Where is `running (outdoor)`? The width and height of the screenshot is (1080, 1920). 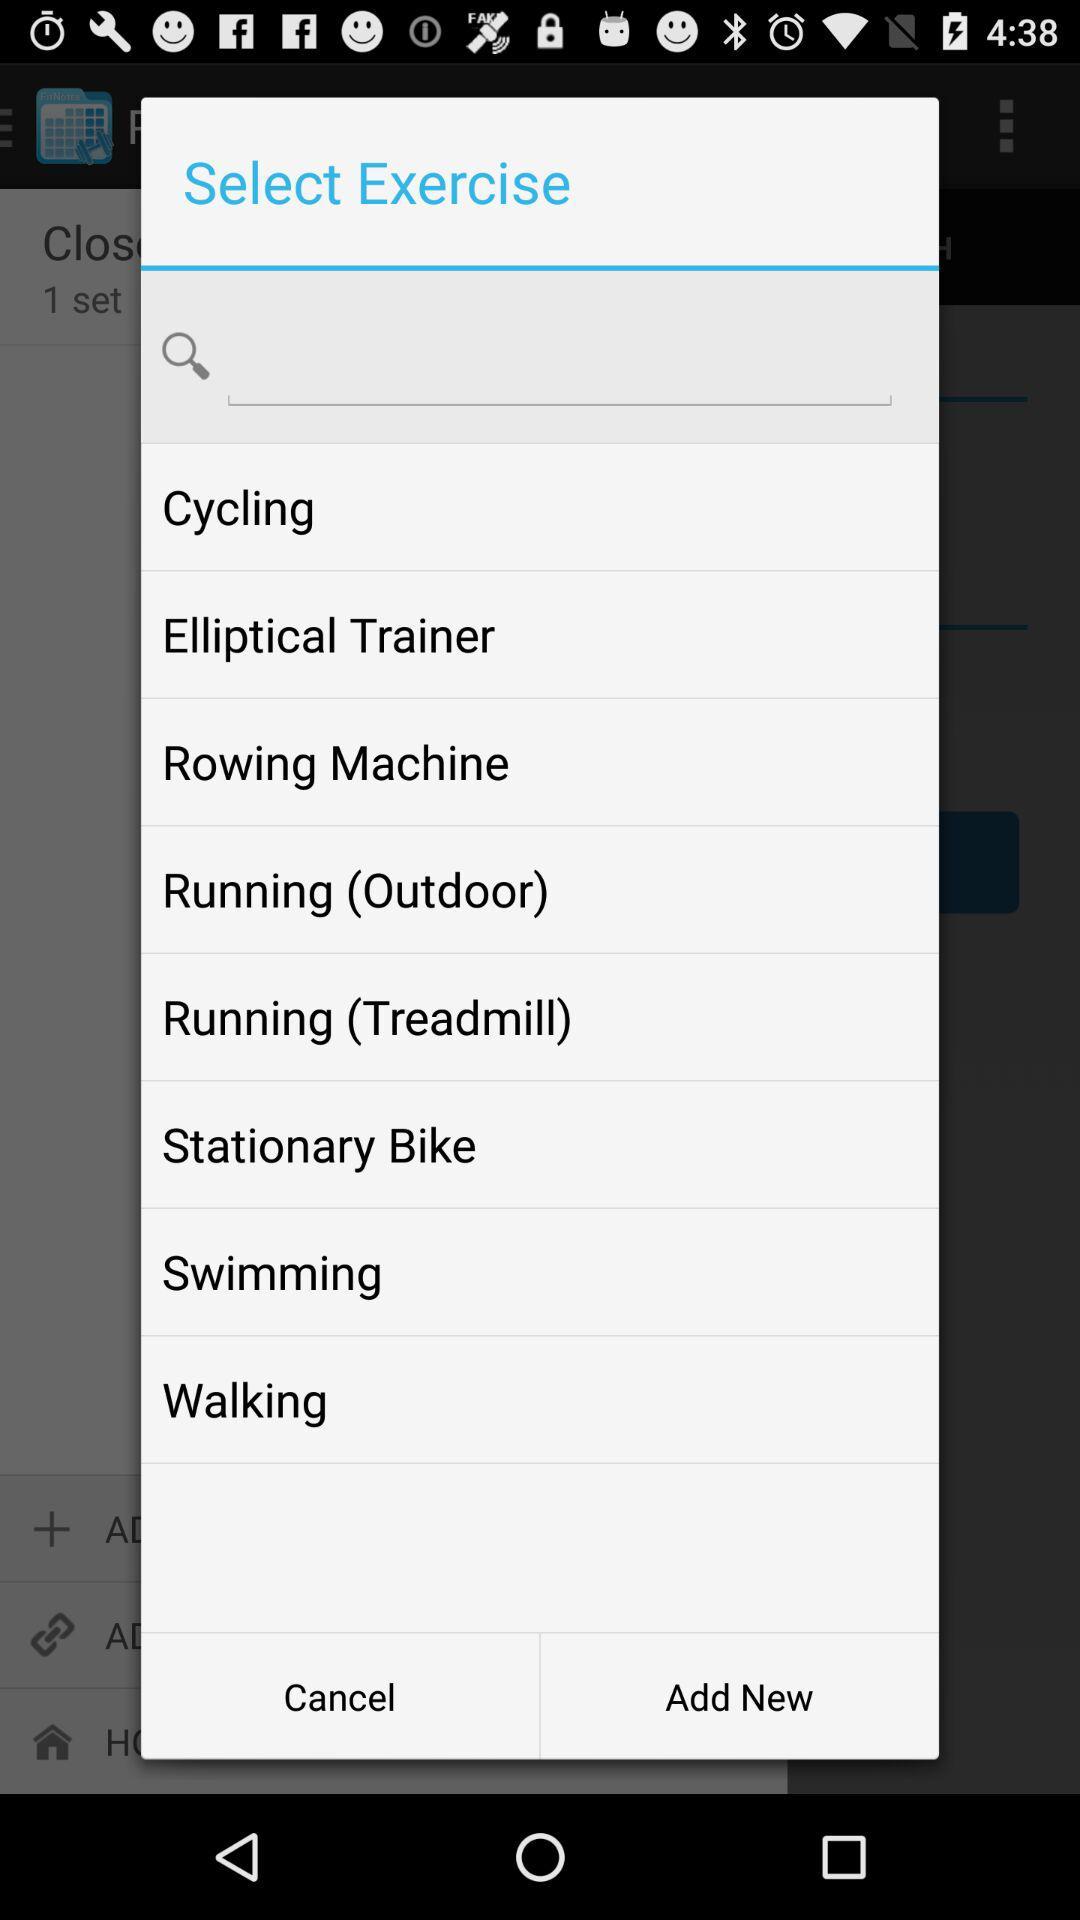 running (outdoor) is located at coordinates (540, 888).